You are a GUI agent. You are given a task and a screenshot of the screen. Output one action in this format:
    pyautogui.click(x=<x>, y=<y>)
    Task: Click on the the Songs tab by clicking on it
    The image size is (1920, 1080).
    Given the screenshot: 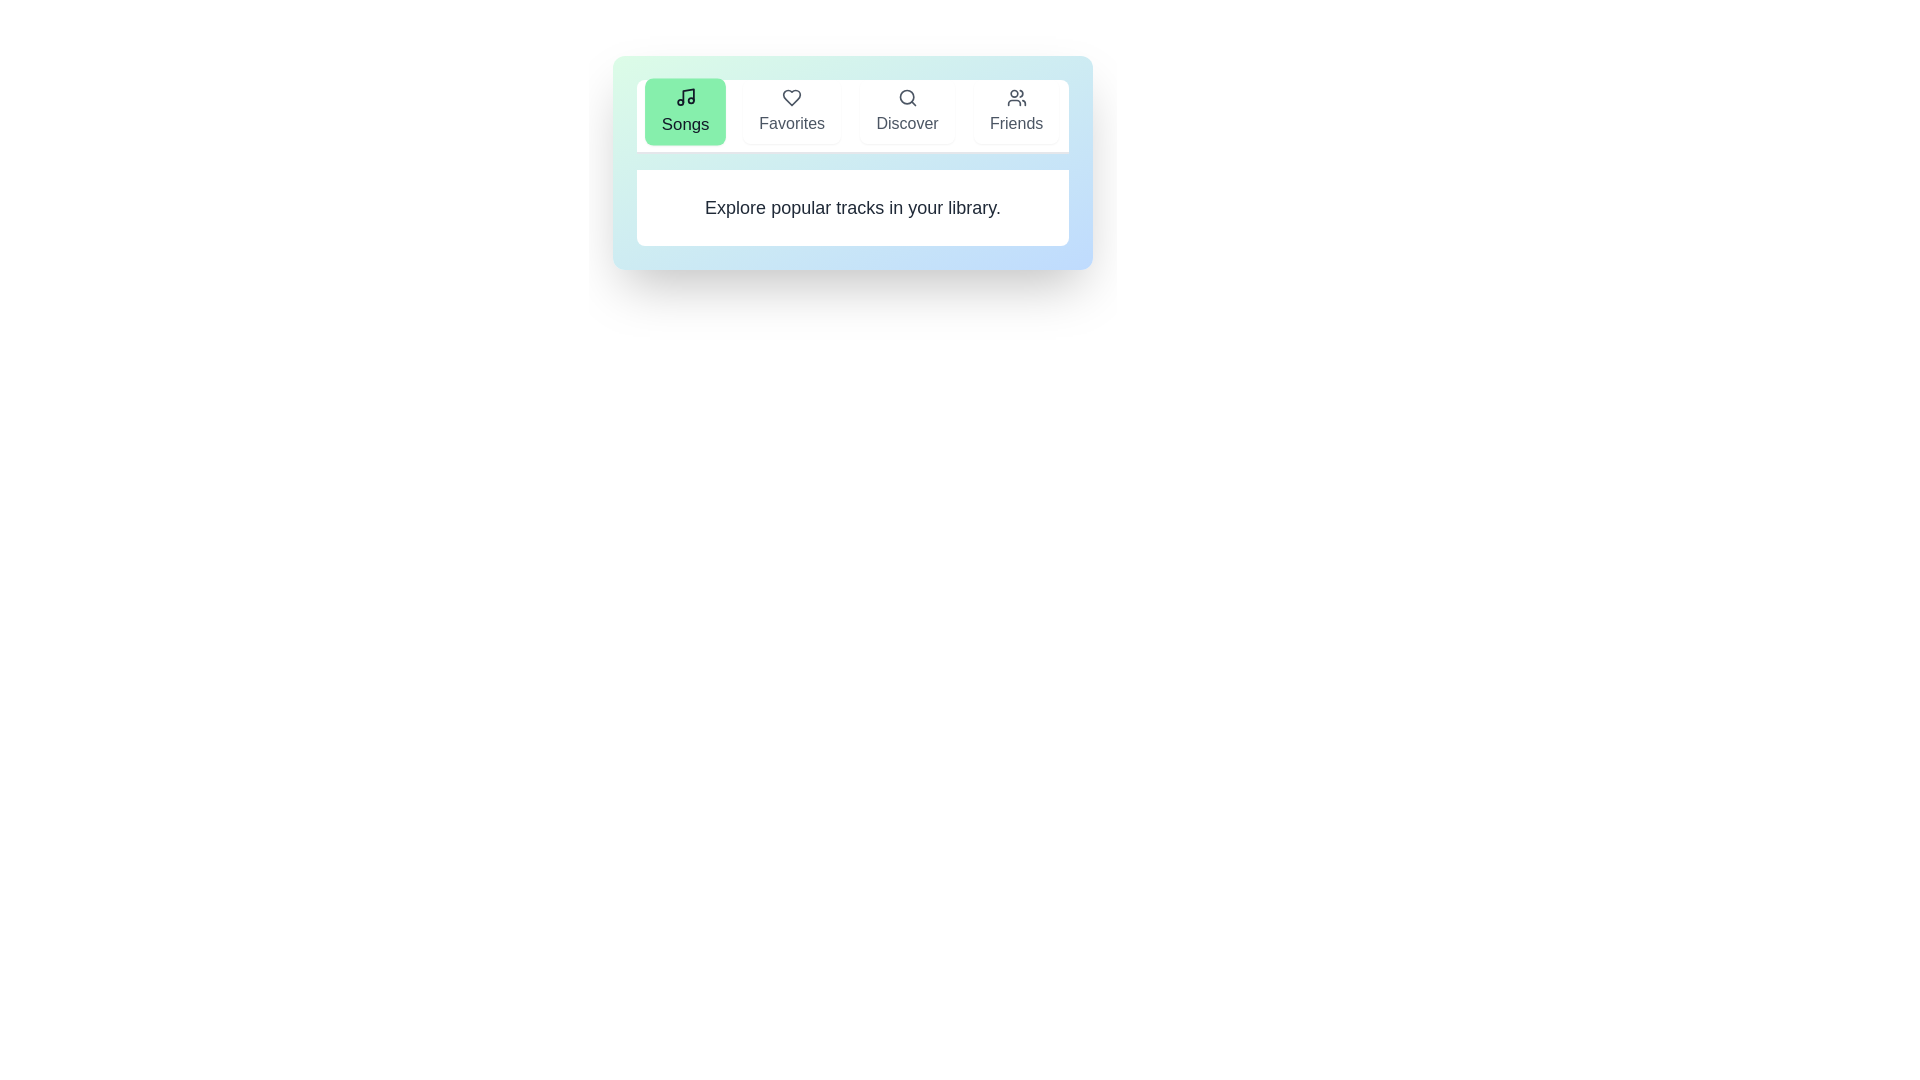 What is the action you would take?
    pyautogui.click(x=685, y=111)
    